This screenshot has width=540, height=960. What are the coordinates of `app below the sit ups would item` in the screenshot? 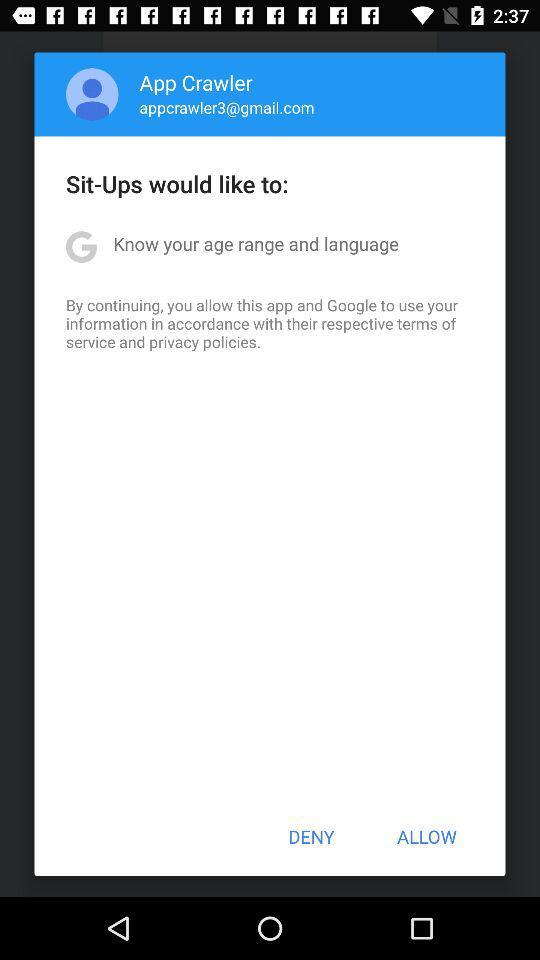 It's located at (256, 242).